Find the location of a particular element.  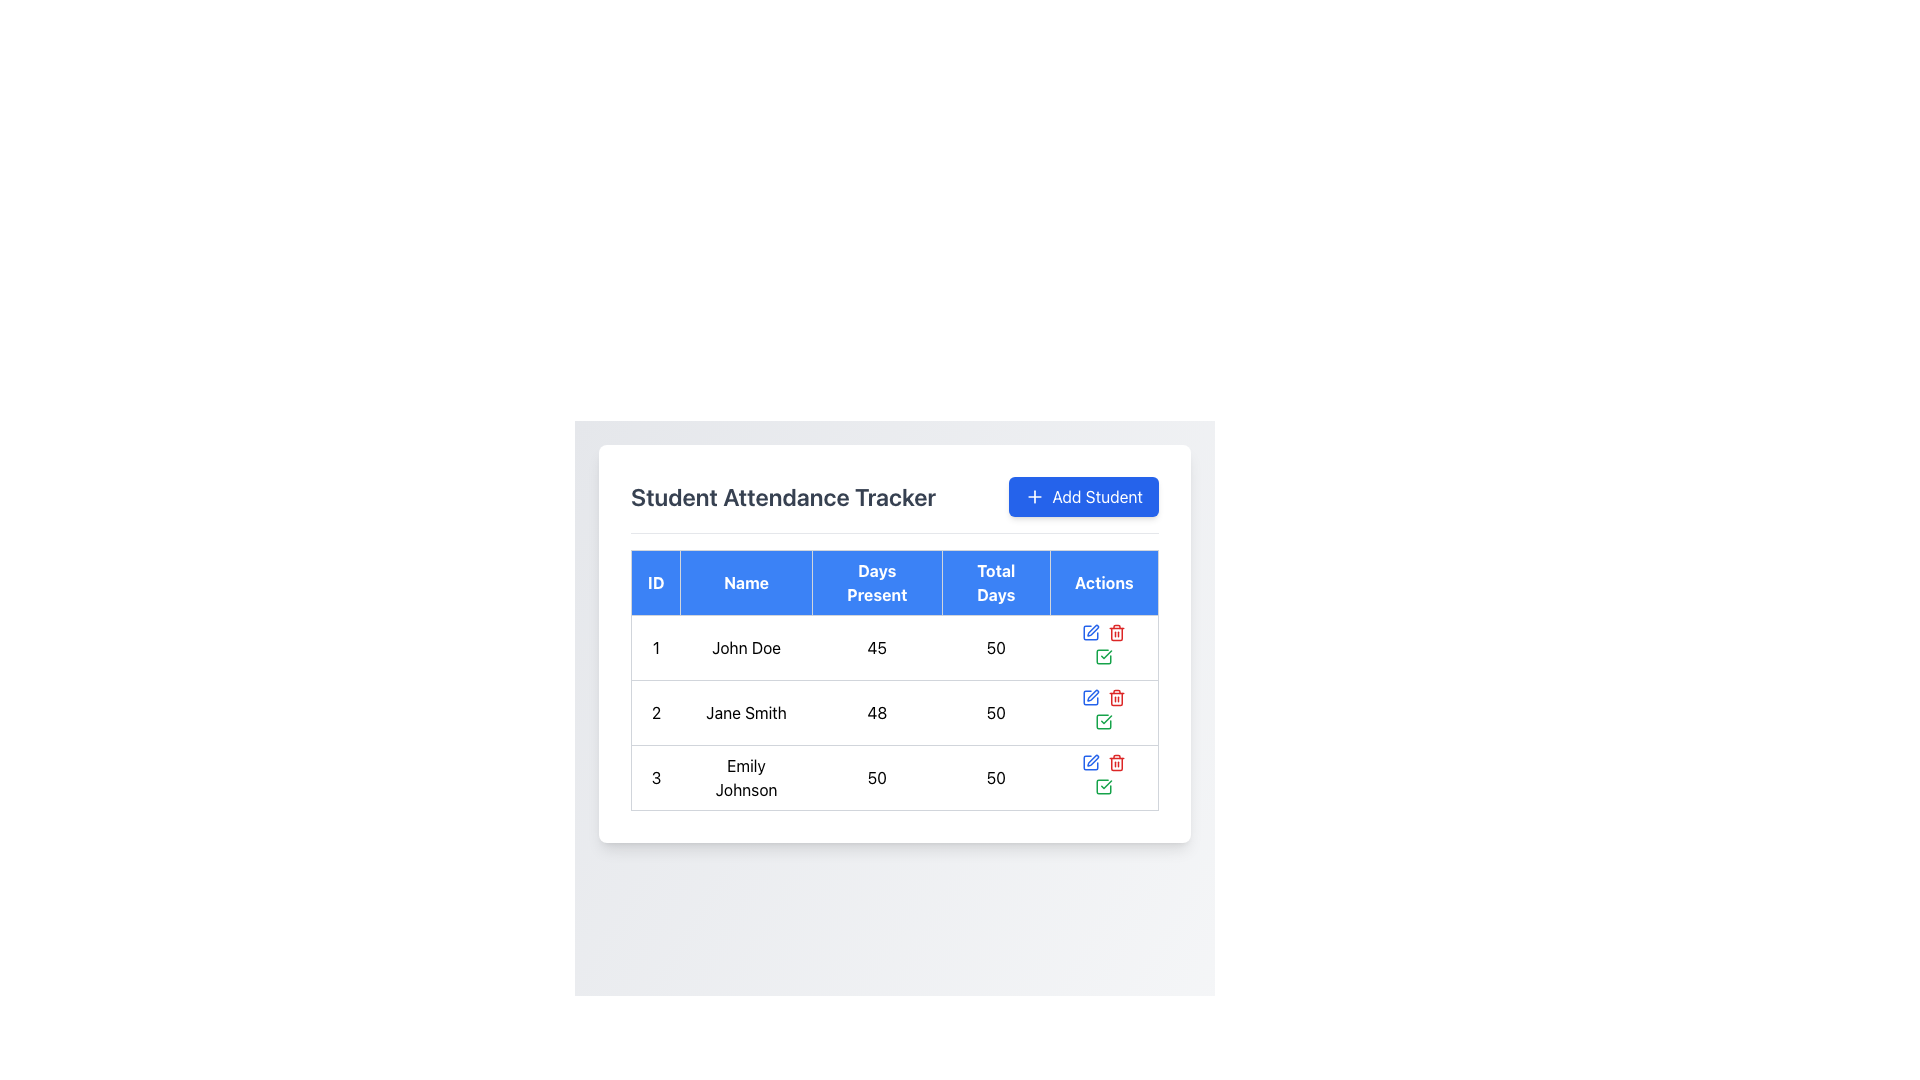

the body of the trash bin icon, which is styled with a black stroke and no fill, located in the 'Actions' column of the third row of the student attendance table is located at coordinates (1116, 764).